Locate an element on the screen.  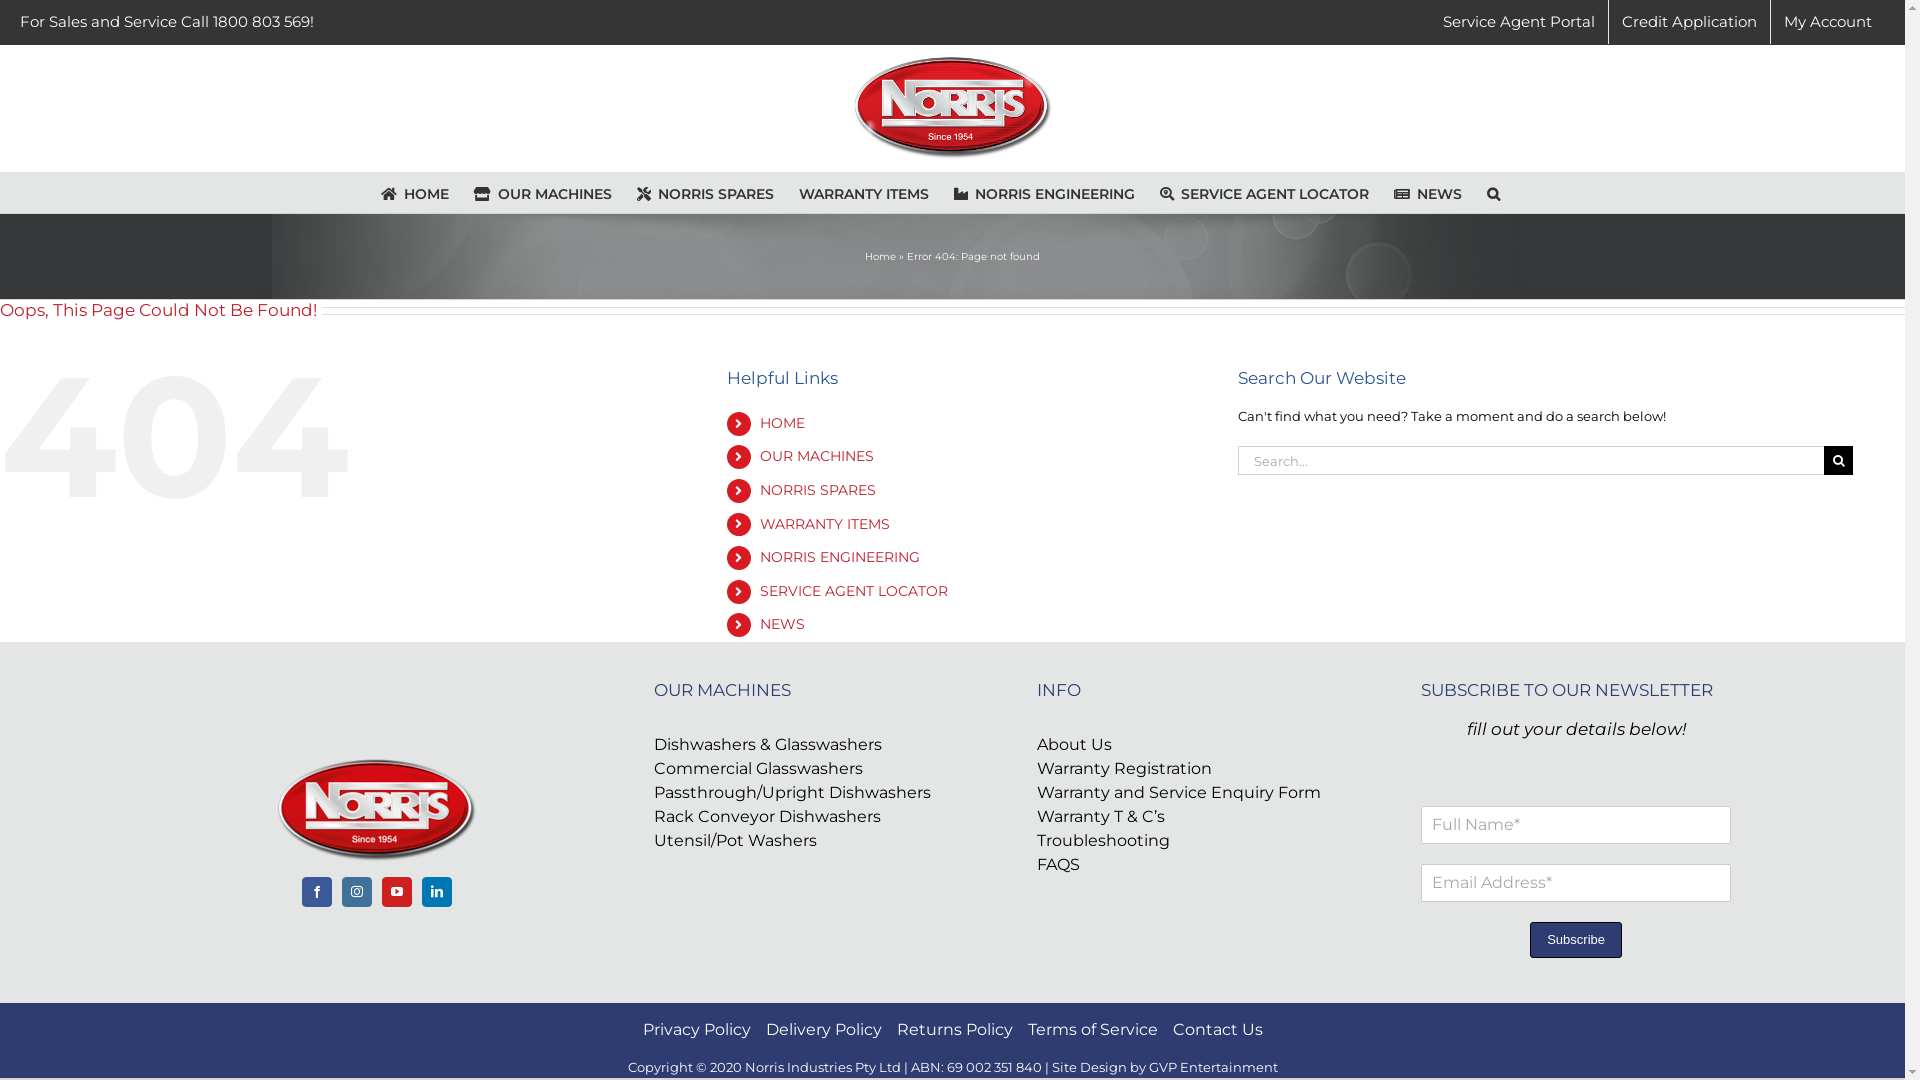
'LinkedIn' is located at coordinates (435, 890).